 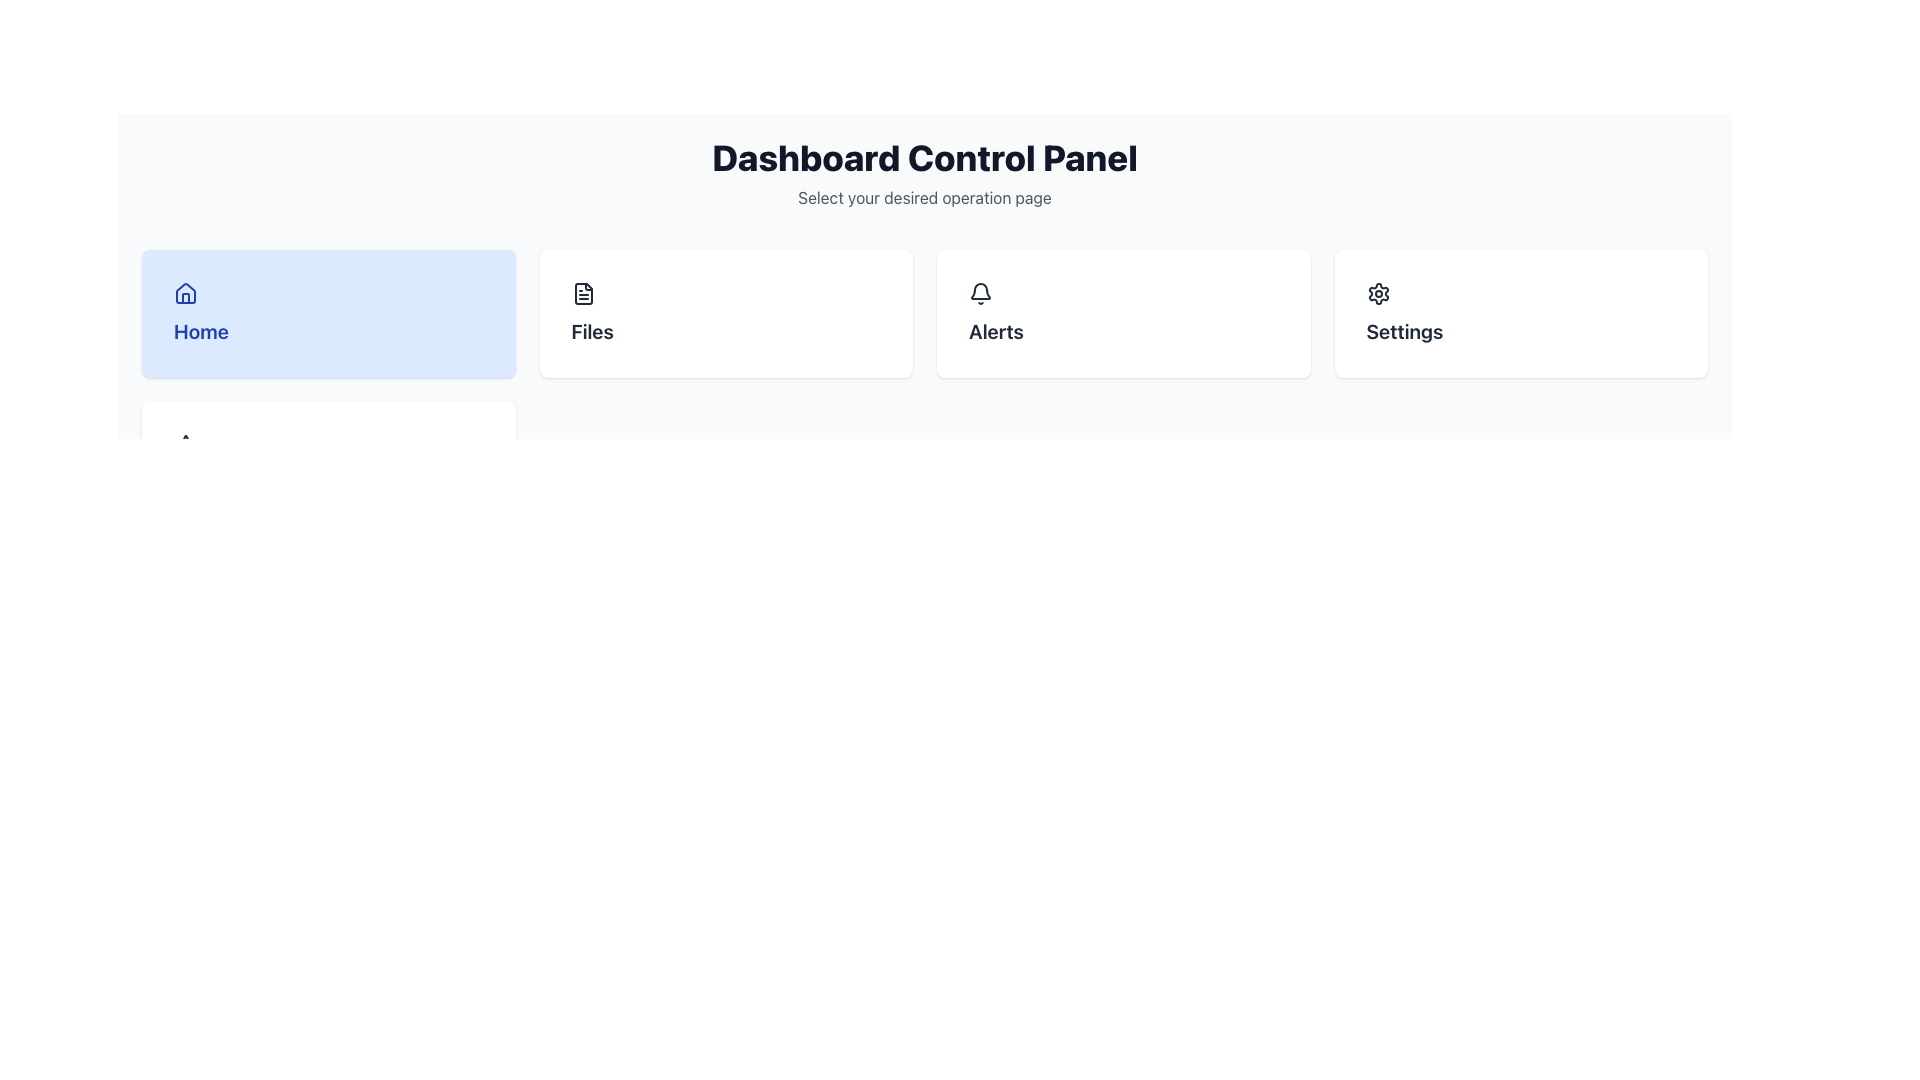 I want to click on the 'Home' SVG icon located in the top-left quadrant of the navigation panel, so click(x=186, y=293).